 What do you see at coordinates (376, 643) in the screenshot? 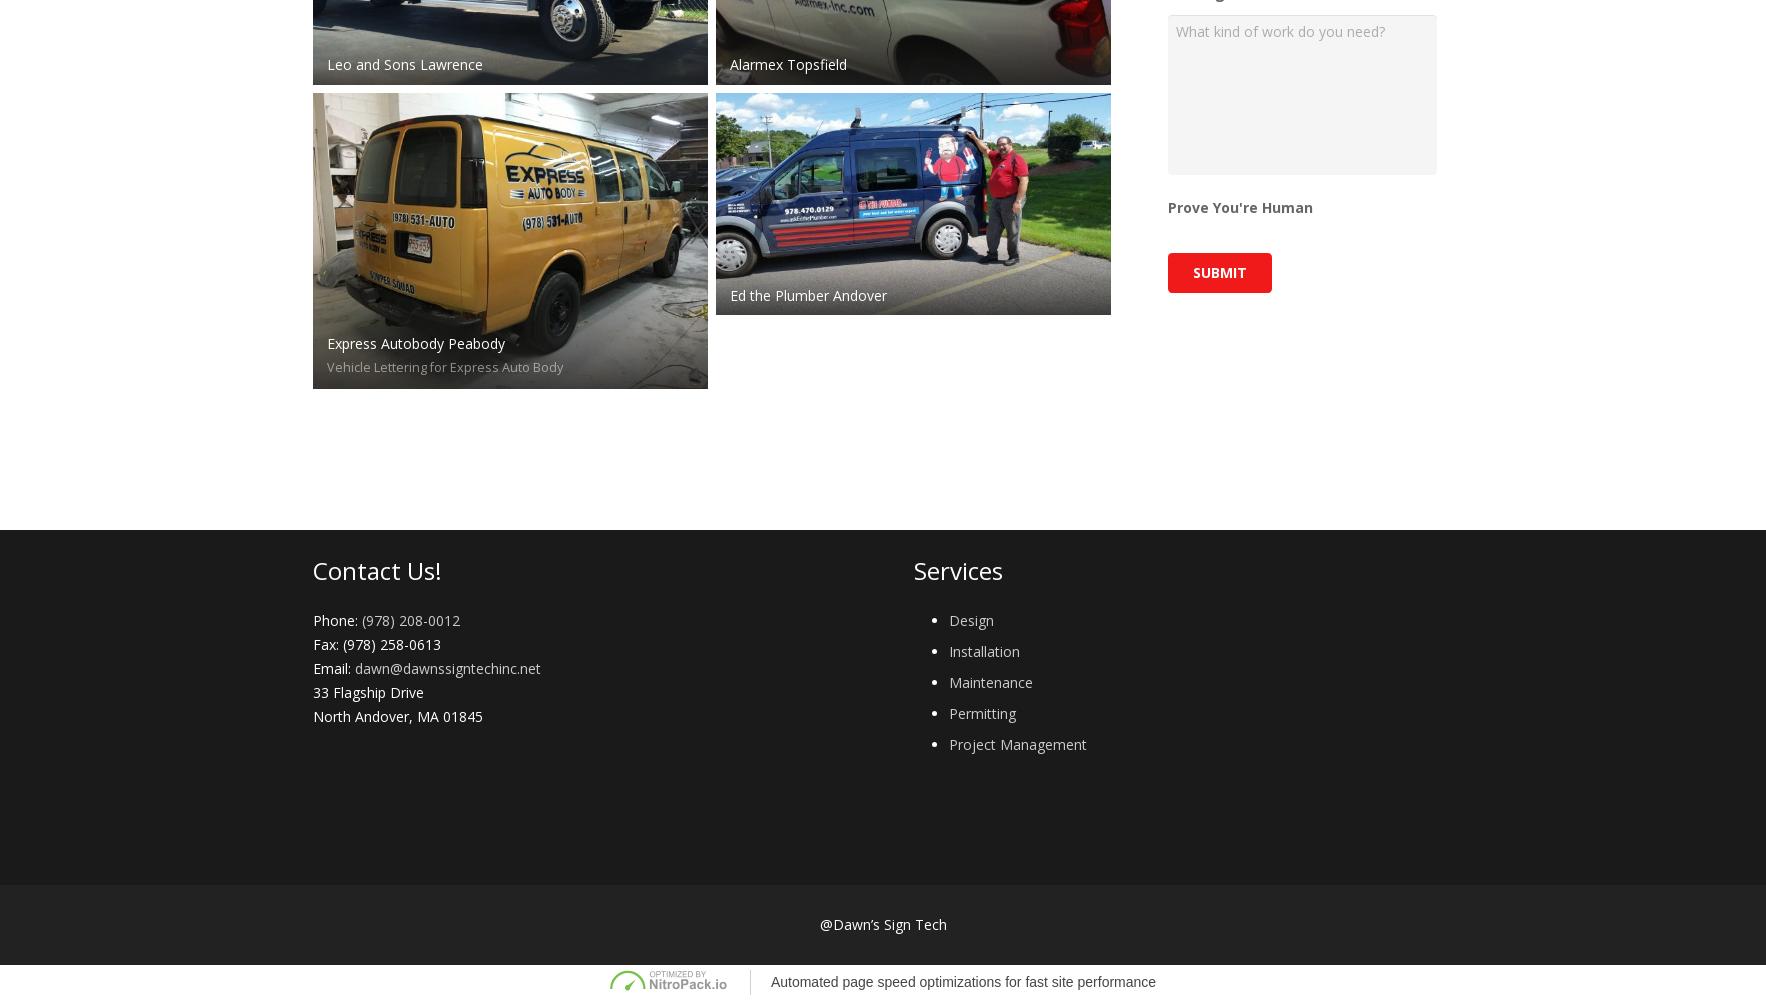
I see `'Fax: (978) 258-0613'` at bounding box center [376, 643].